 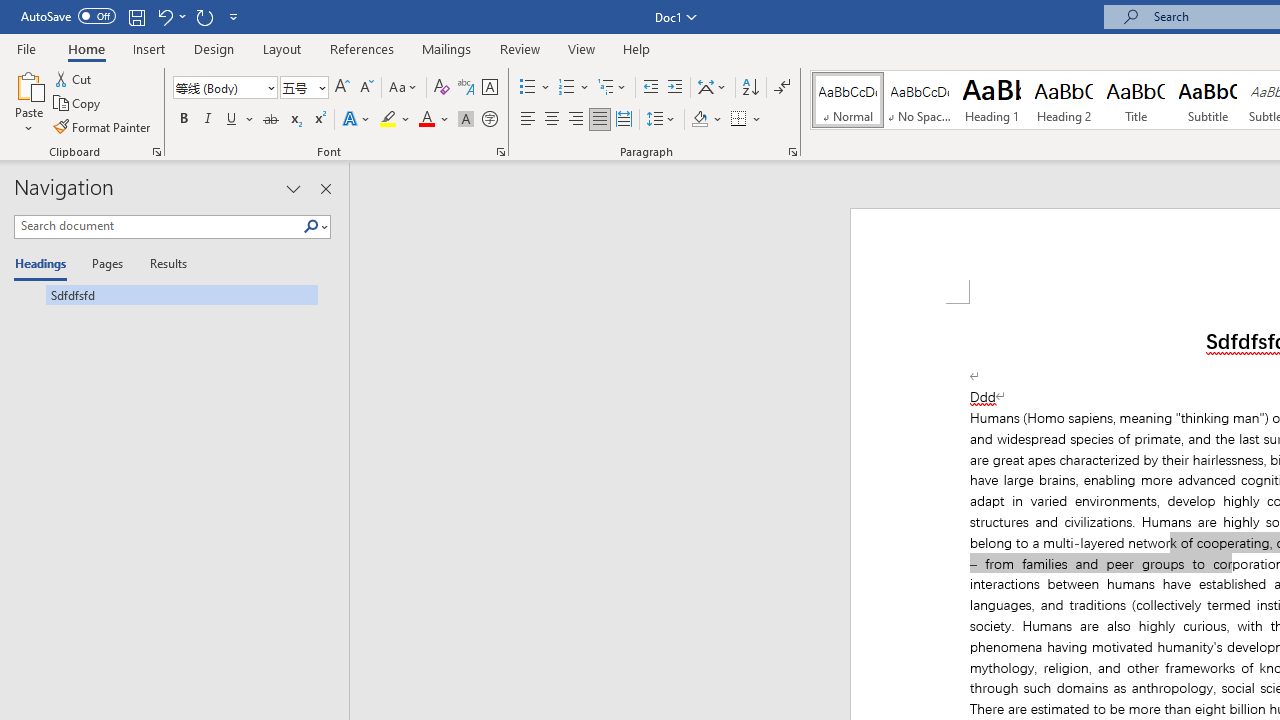 I want to click on 'Multilevel List', so click(x=612, y=86).